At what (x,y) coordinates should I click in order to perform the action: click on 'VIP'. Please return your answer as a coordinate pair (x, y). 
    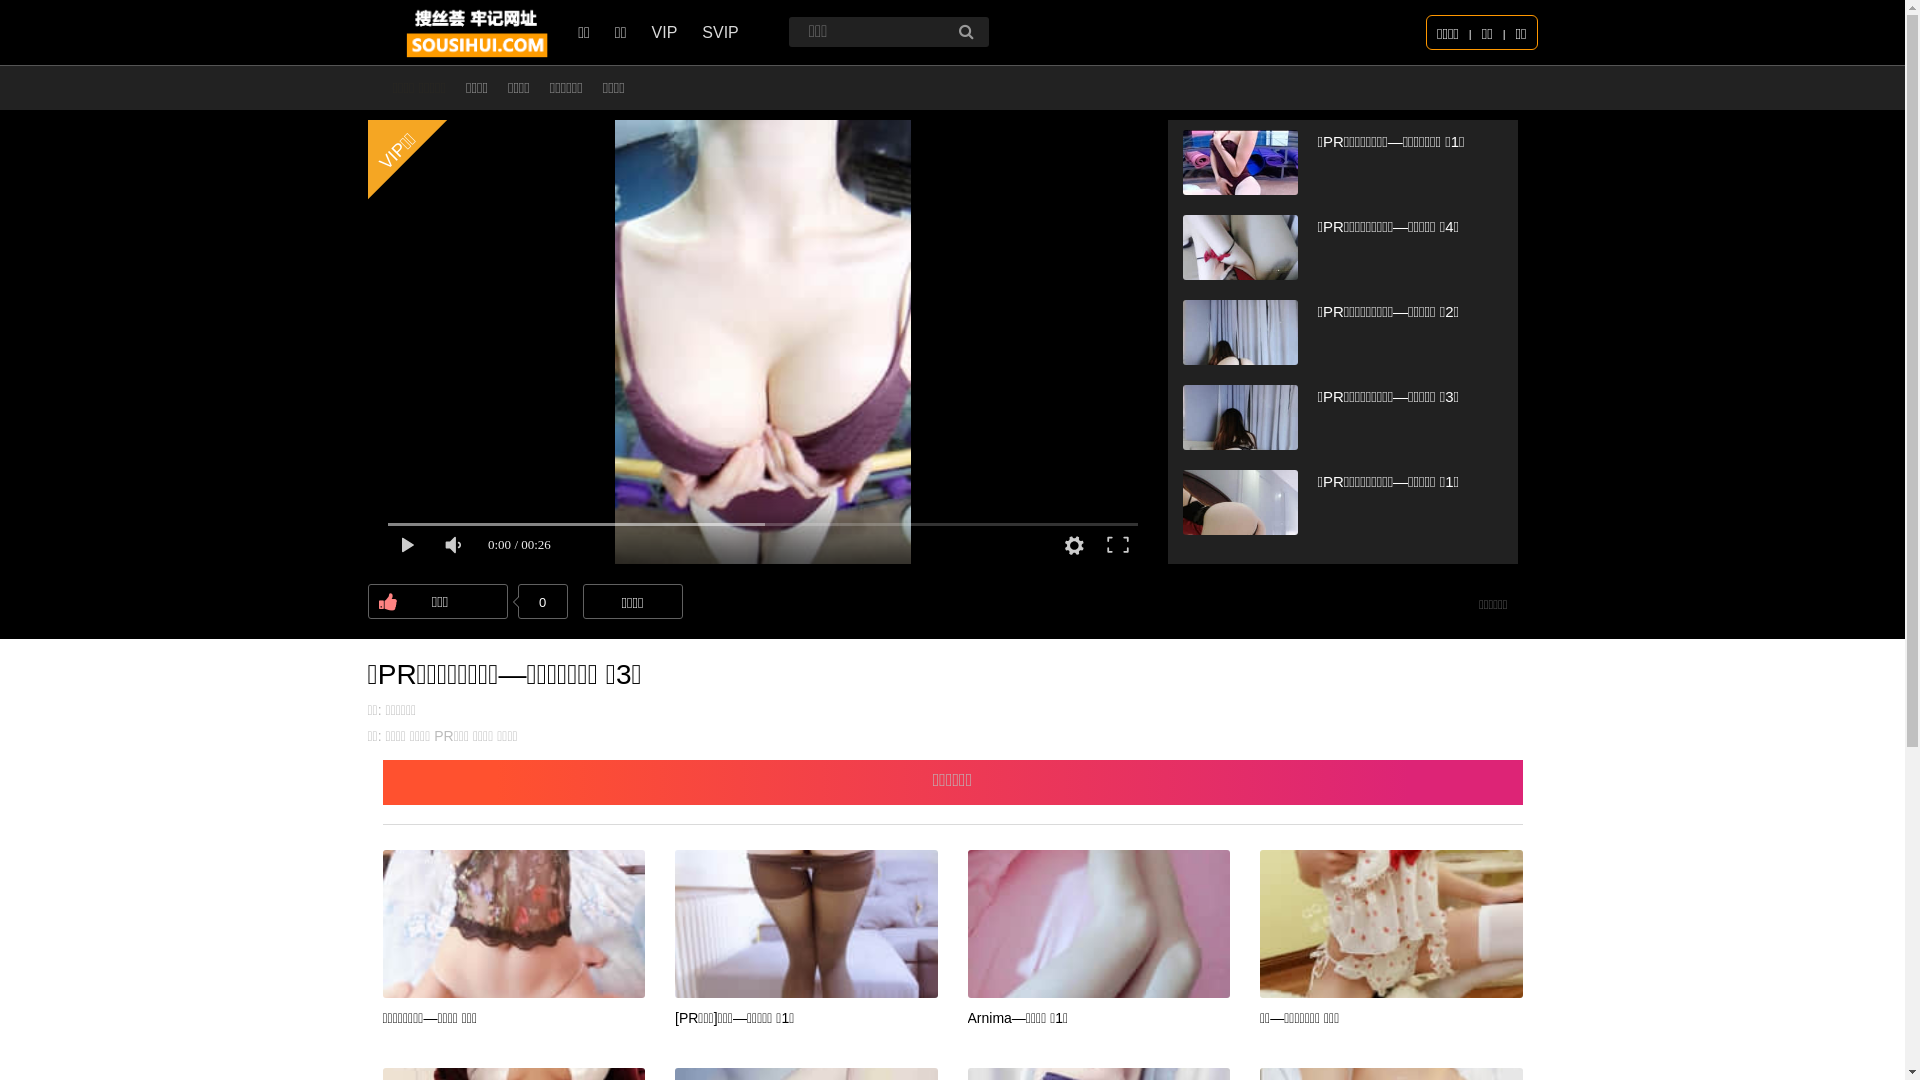
    Looking at the image, I should click on (652, 32).